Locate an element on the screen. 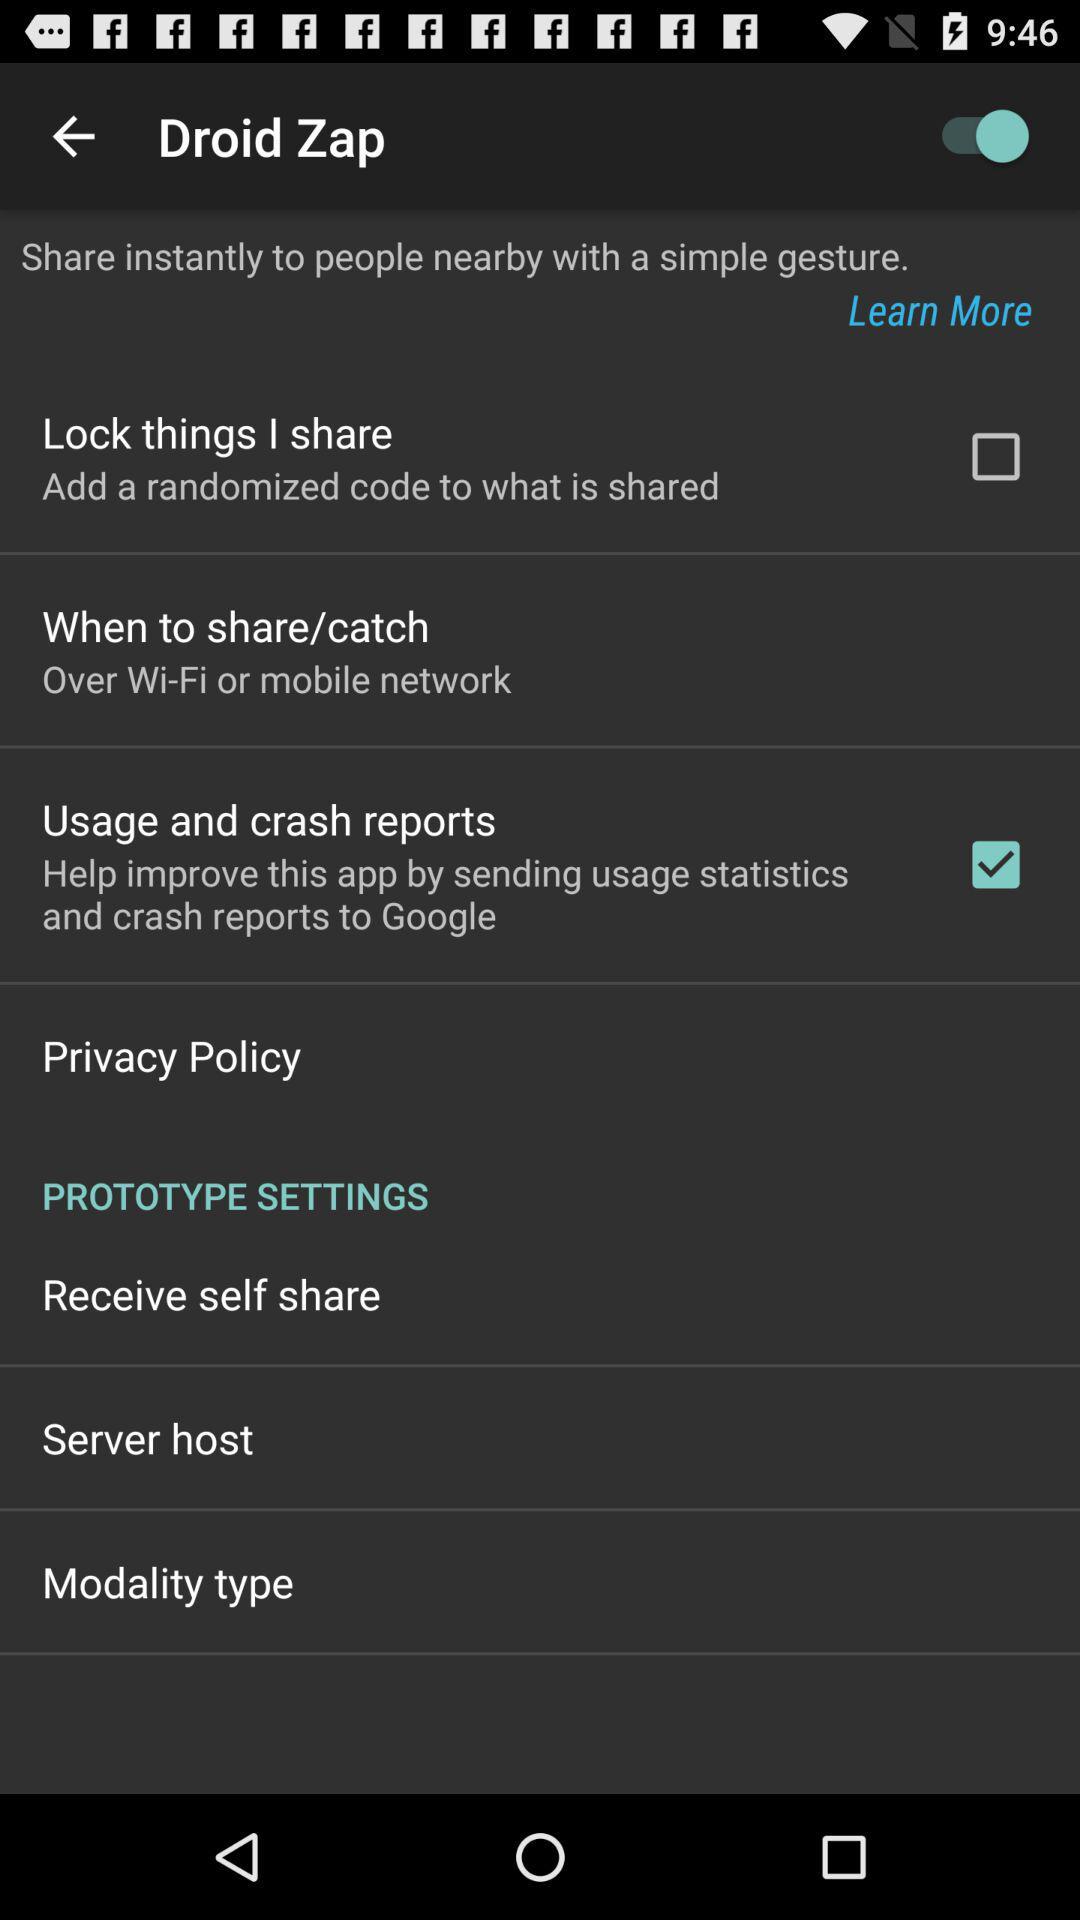 This screenshot has height=1920, width=1080. over wi fi item is located at coordinates (276, 678).